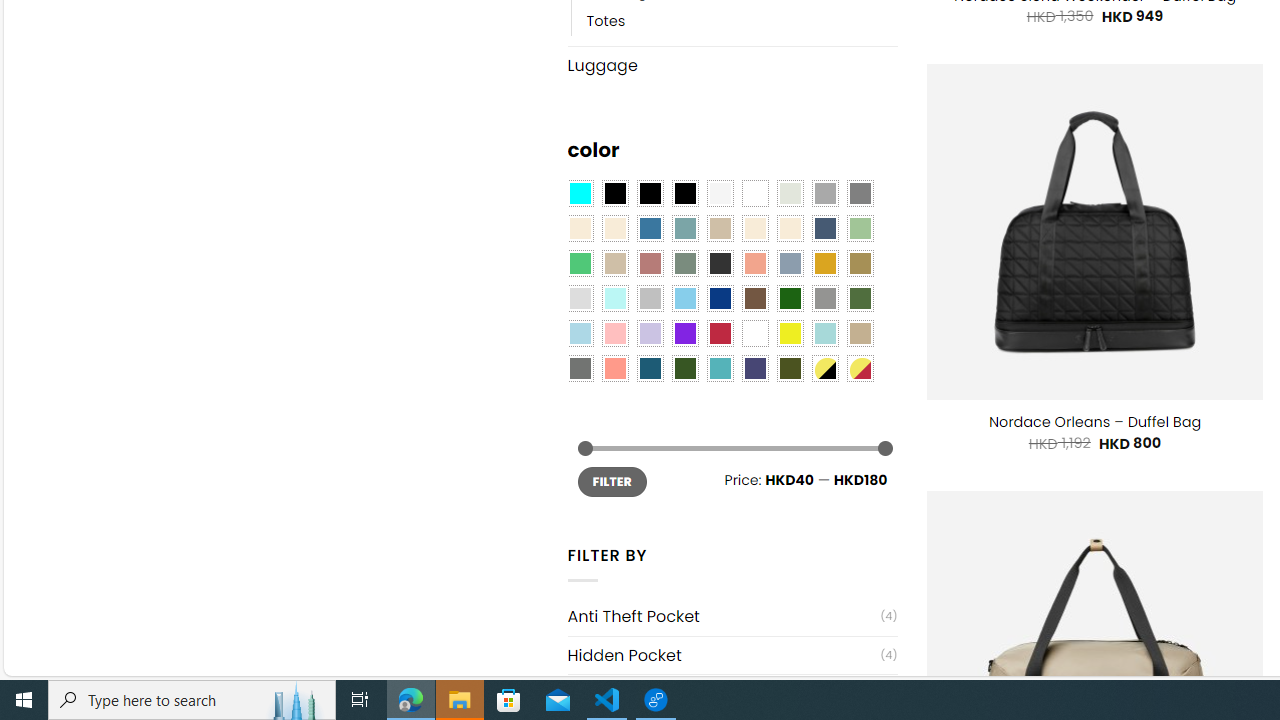 Image resolution: width=1280 pixels, height=720 pixels. I want to click on 'Emerald Green', so click(578, 263).